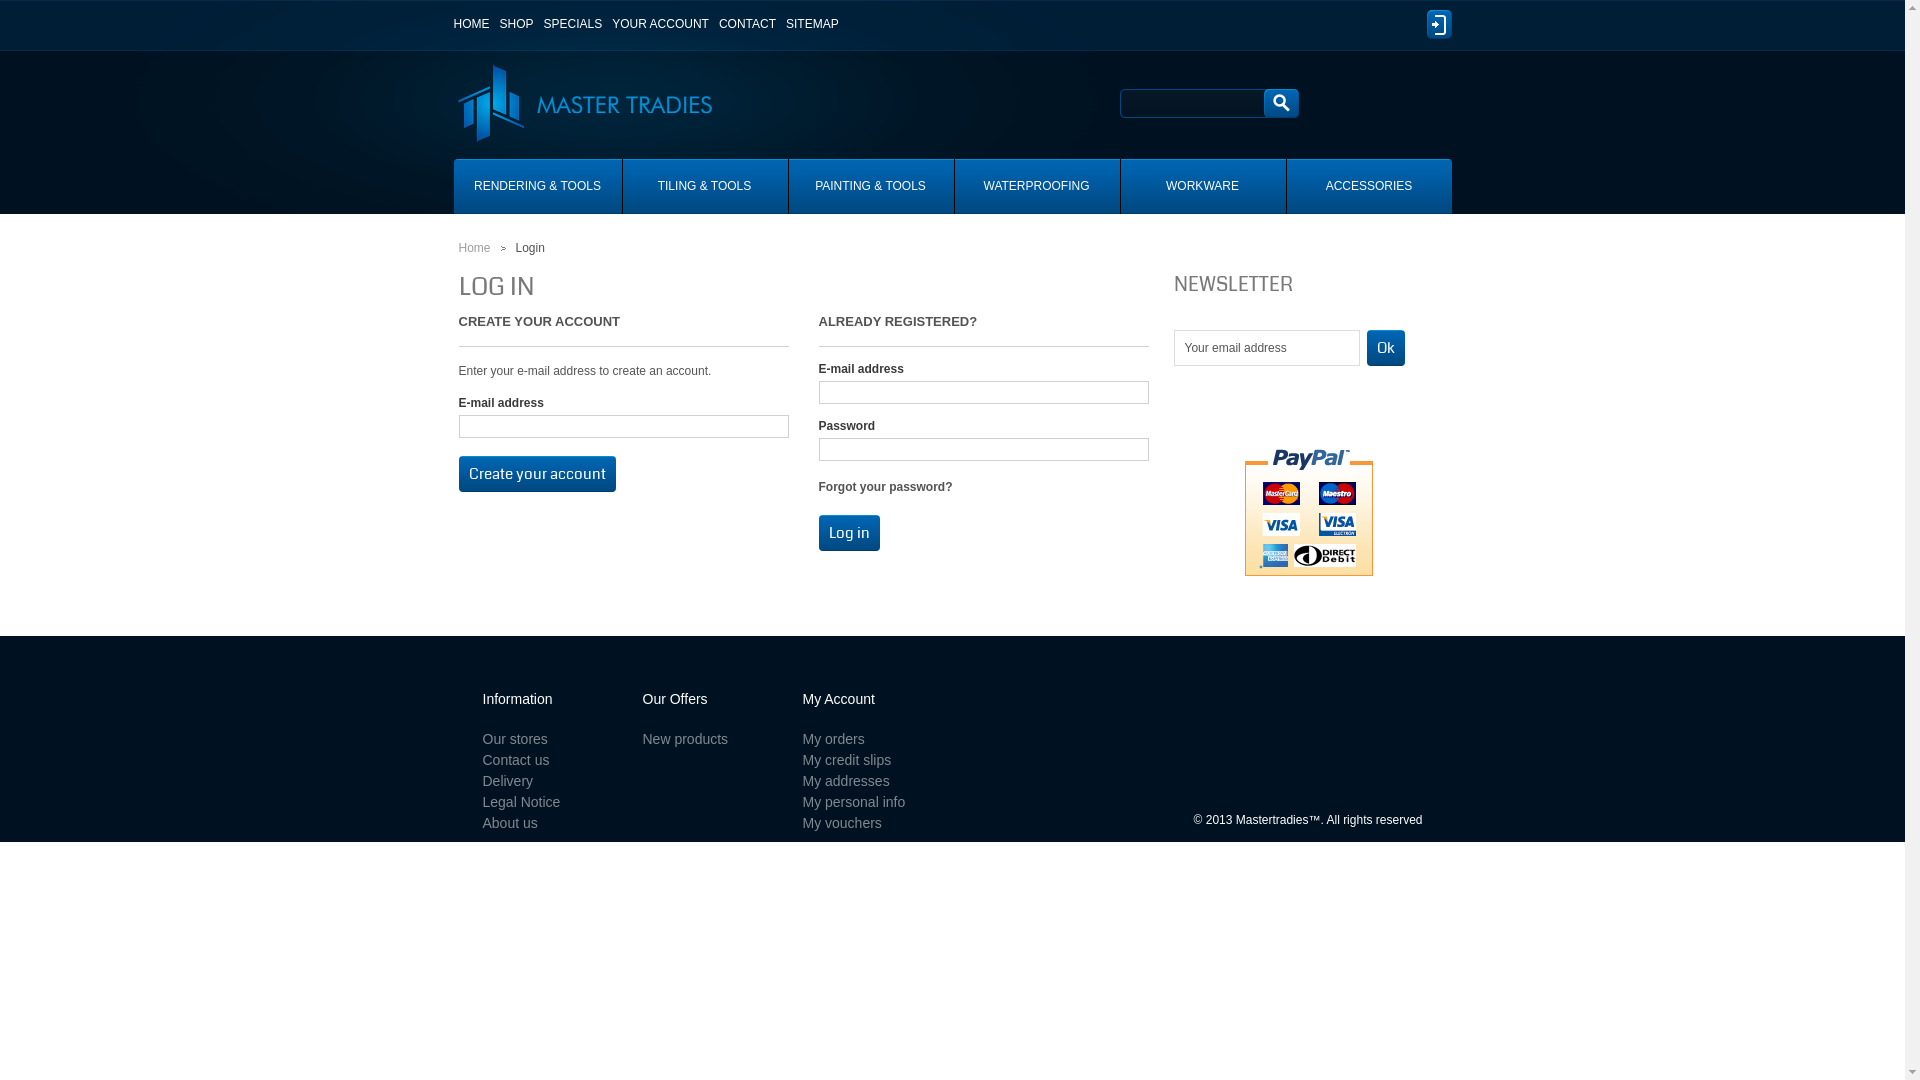  Describe the element at coordinates (801, 822) in the screenshot. I see `'My vouchers'` at that location.